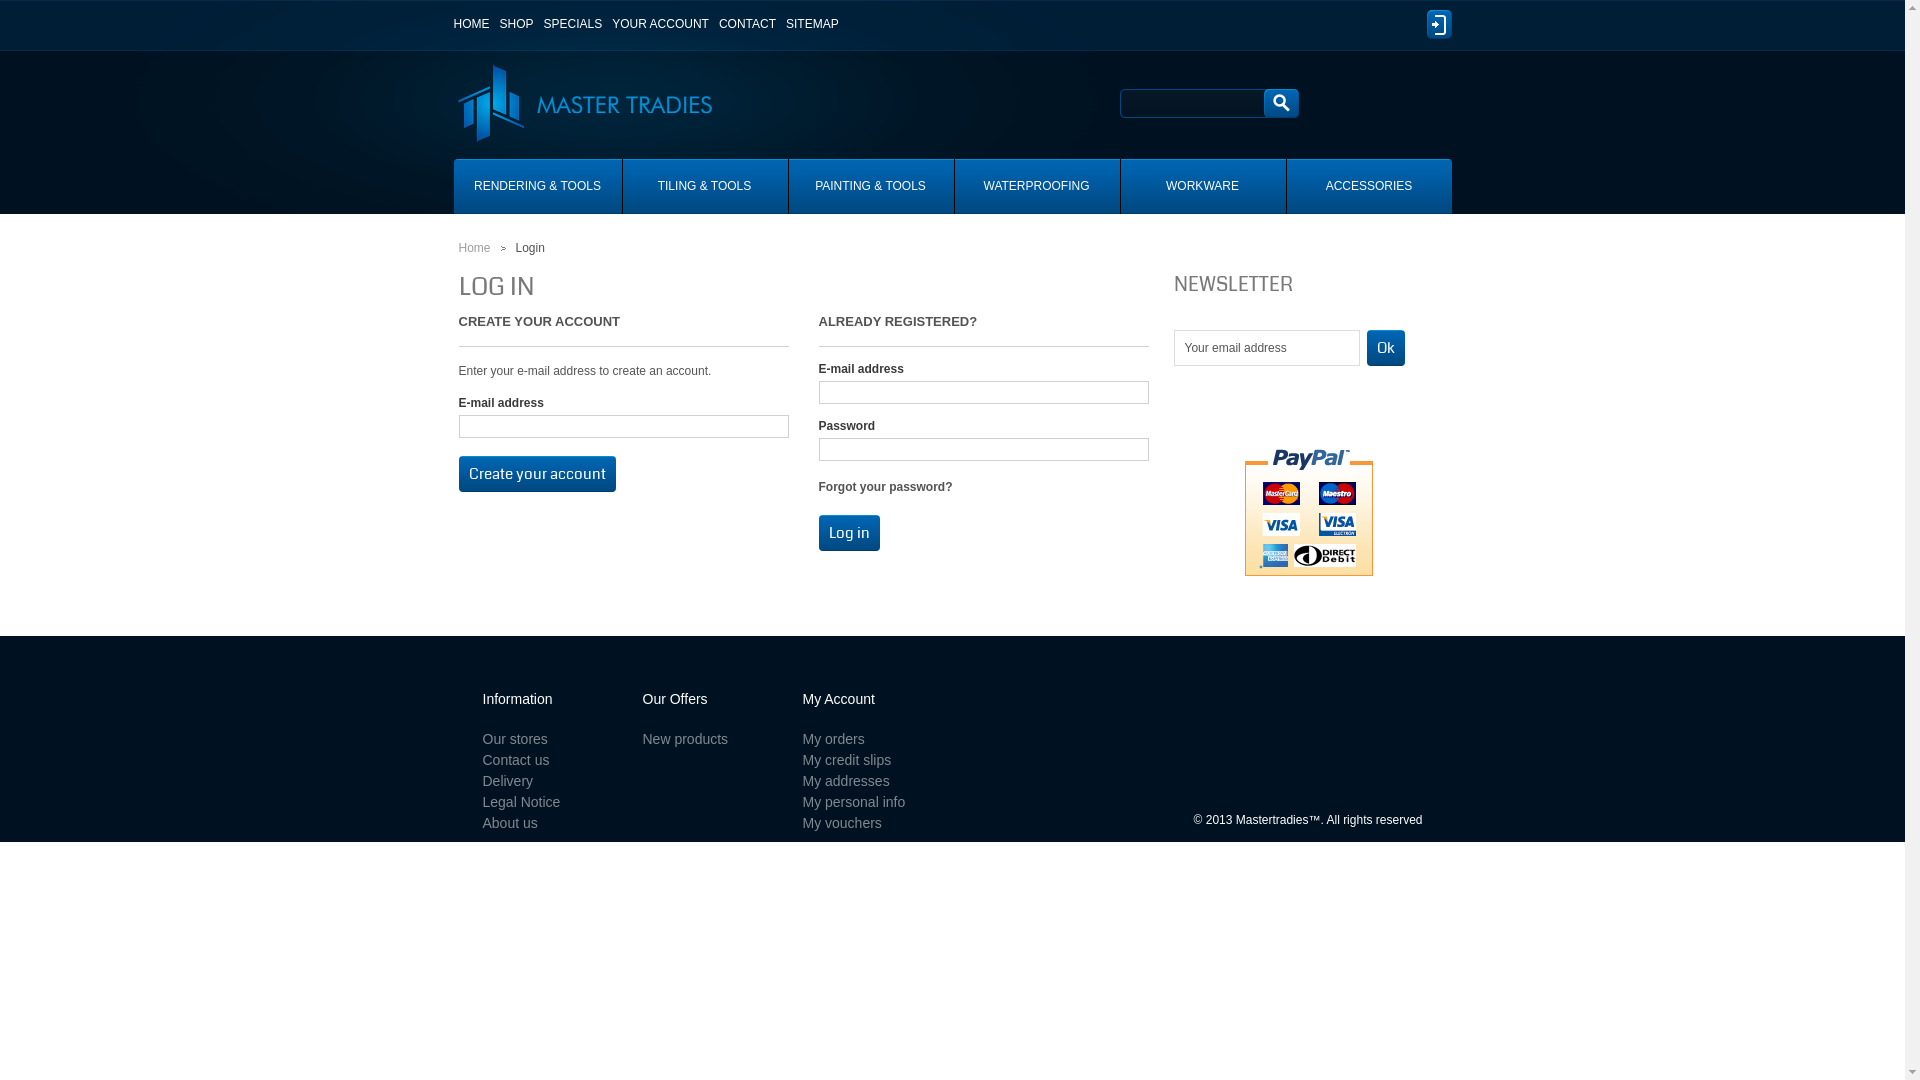  Describe the element at coordinates (801, 822) in the screenshot. I see `'My vouchers'` at that location.